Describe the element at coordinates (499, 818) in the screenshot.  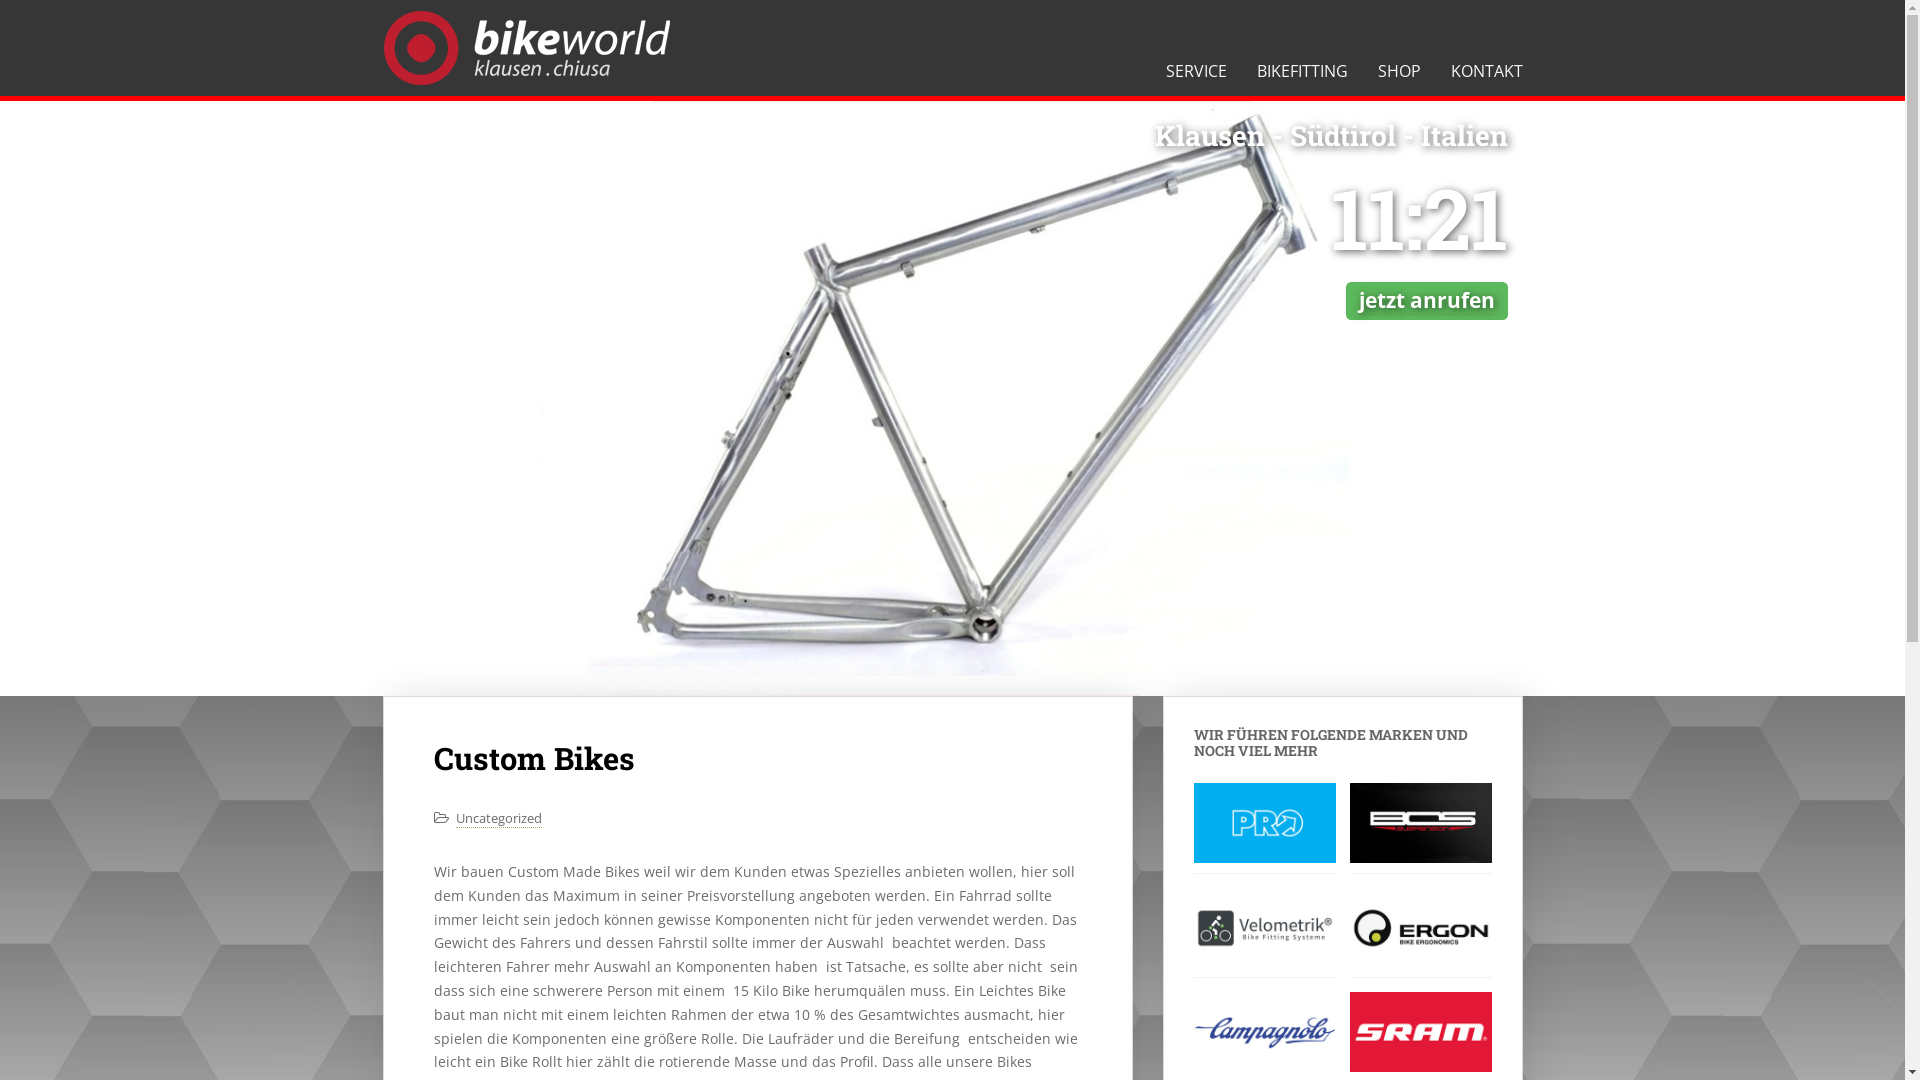
I see `'Uncategorized'` at that location.